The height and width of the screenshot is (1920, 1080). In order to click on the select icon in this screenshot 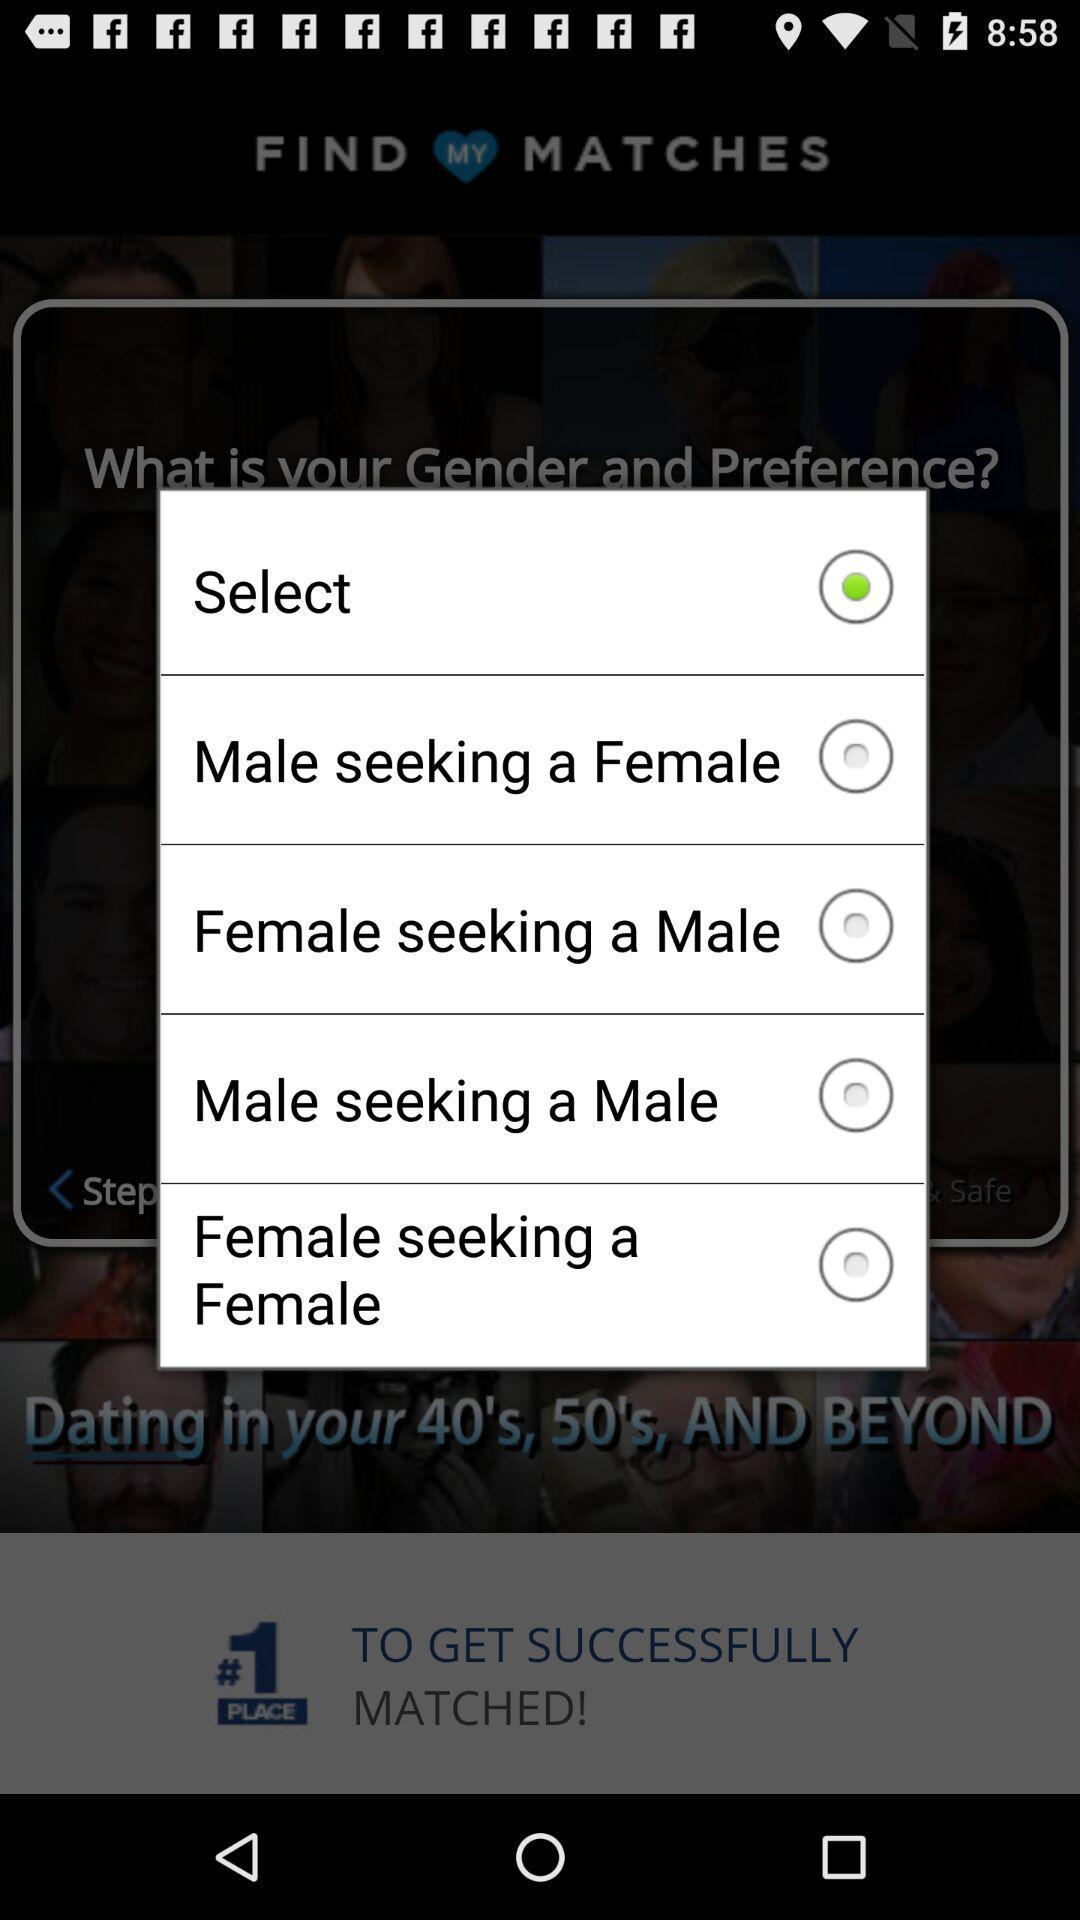, I will do `click(542, 589)`.